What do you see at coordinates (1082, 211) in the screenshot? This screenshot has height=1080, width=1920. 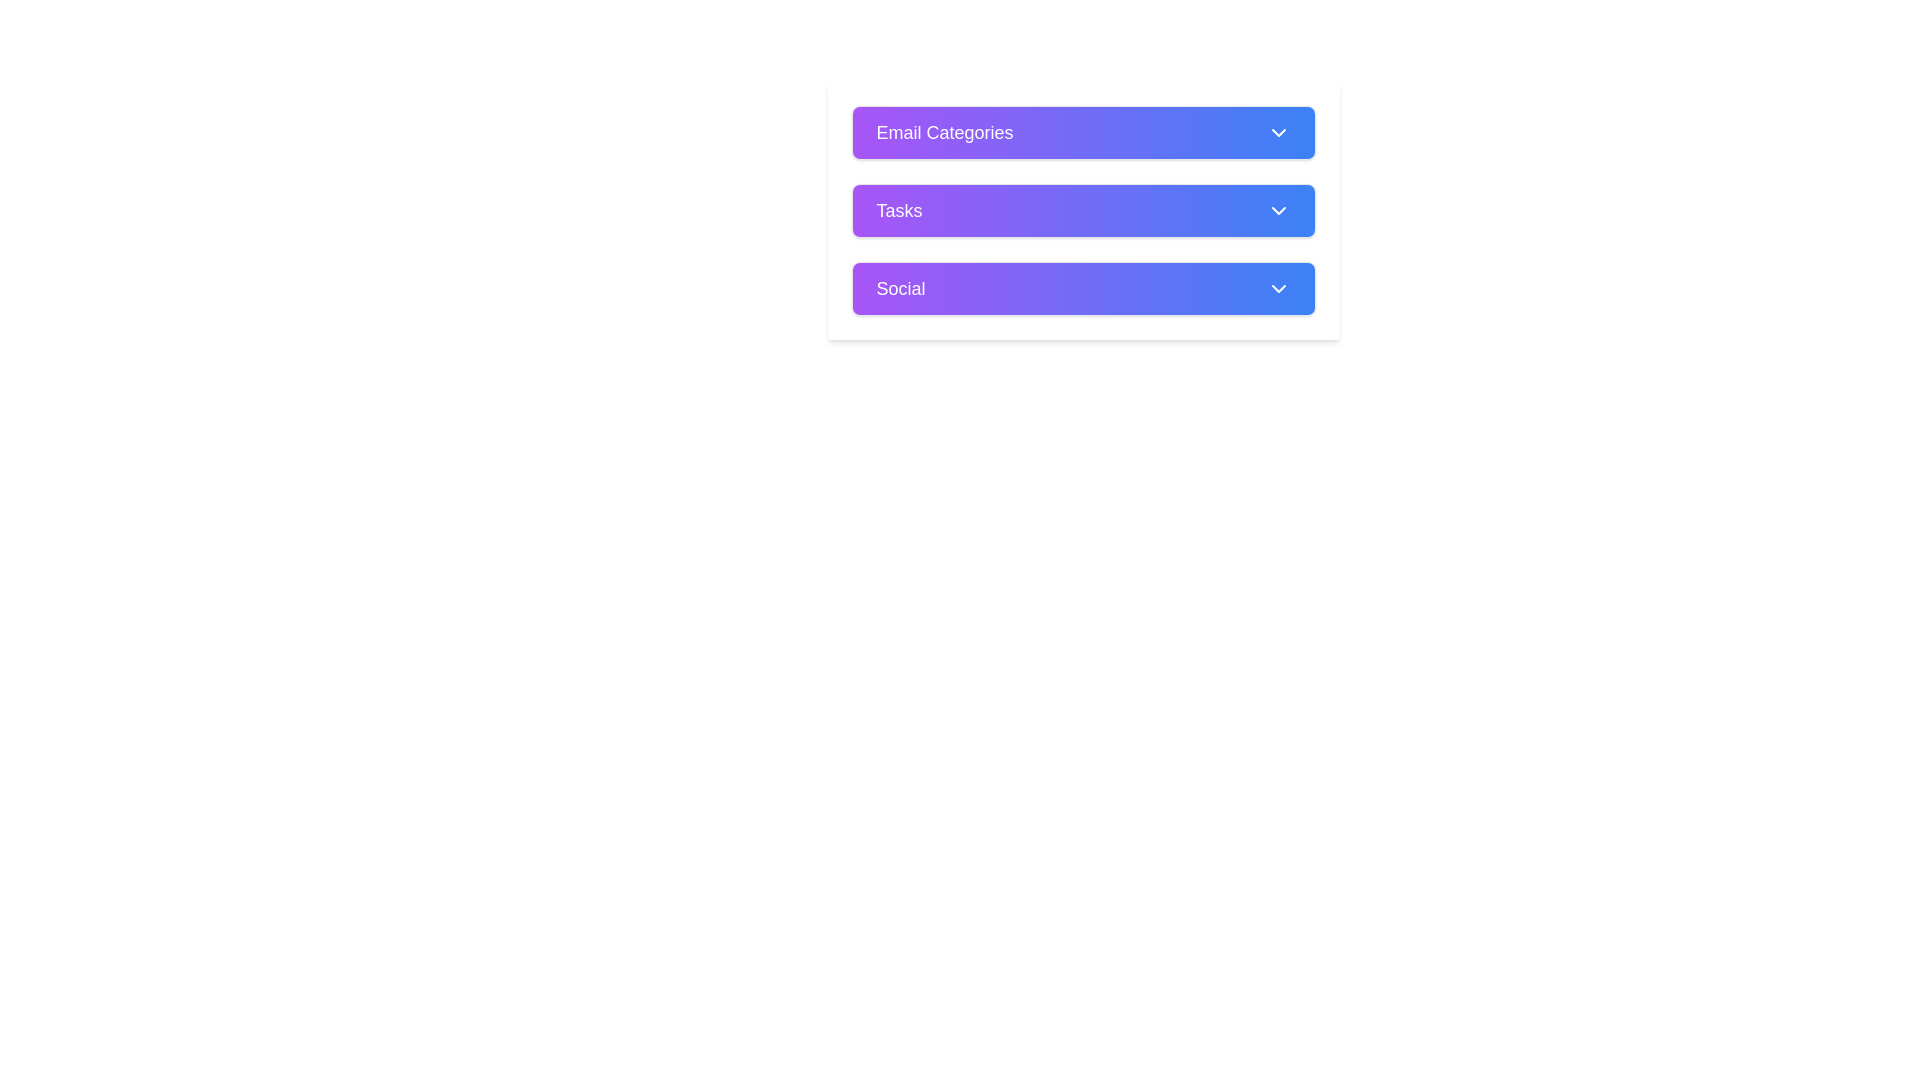 I see `the 'Tasks' button with a gradient background using keyboard navigation to focus on it` at bounding box center [1082, 211].